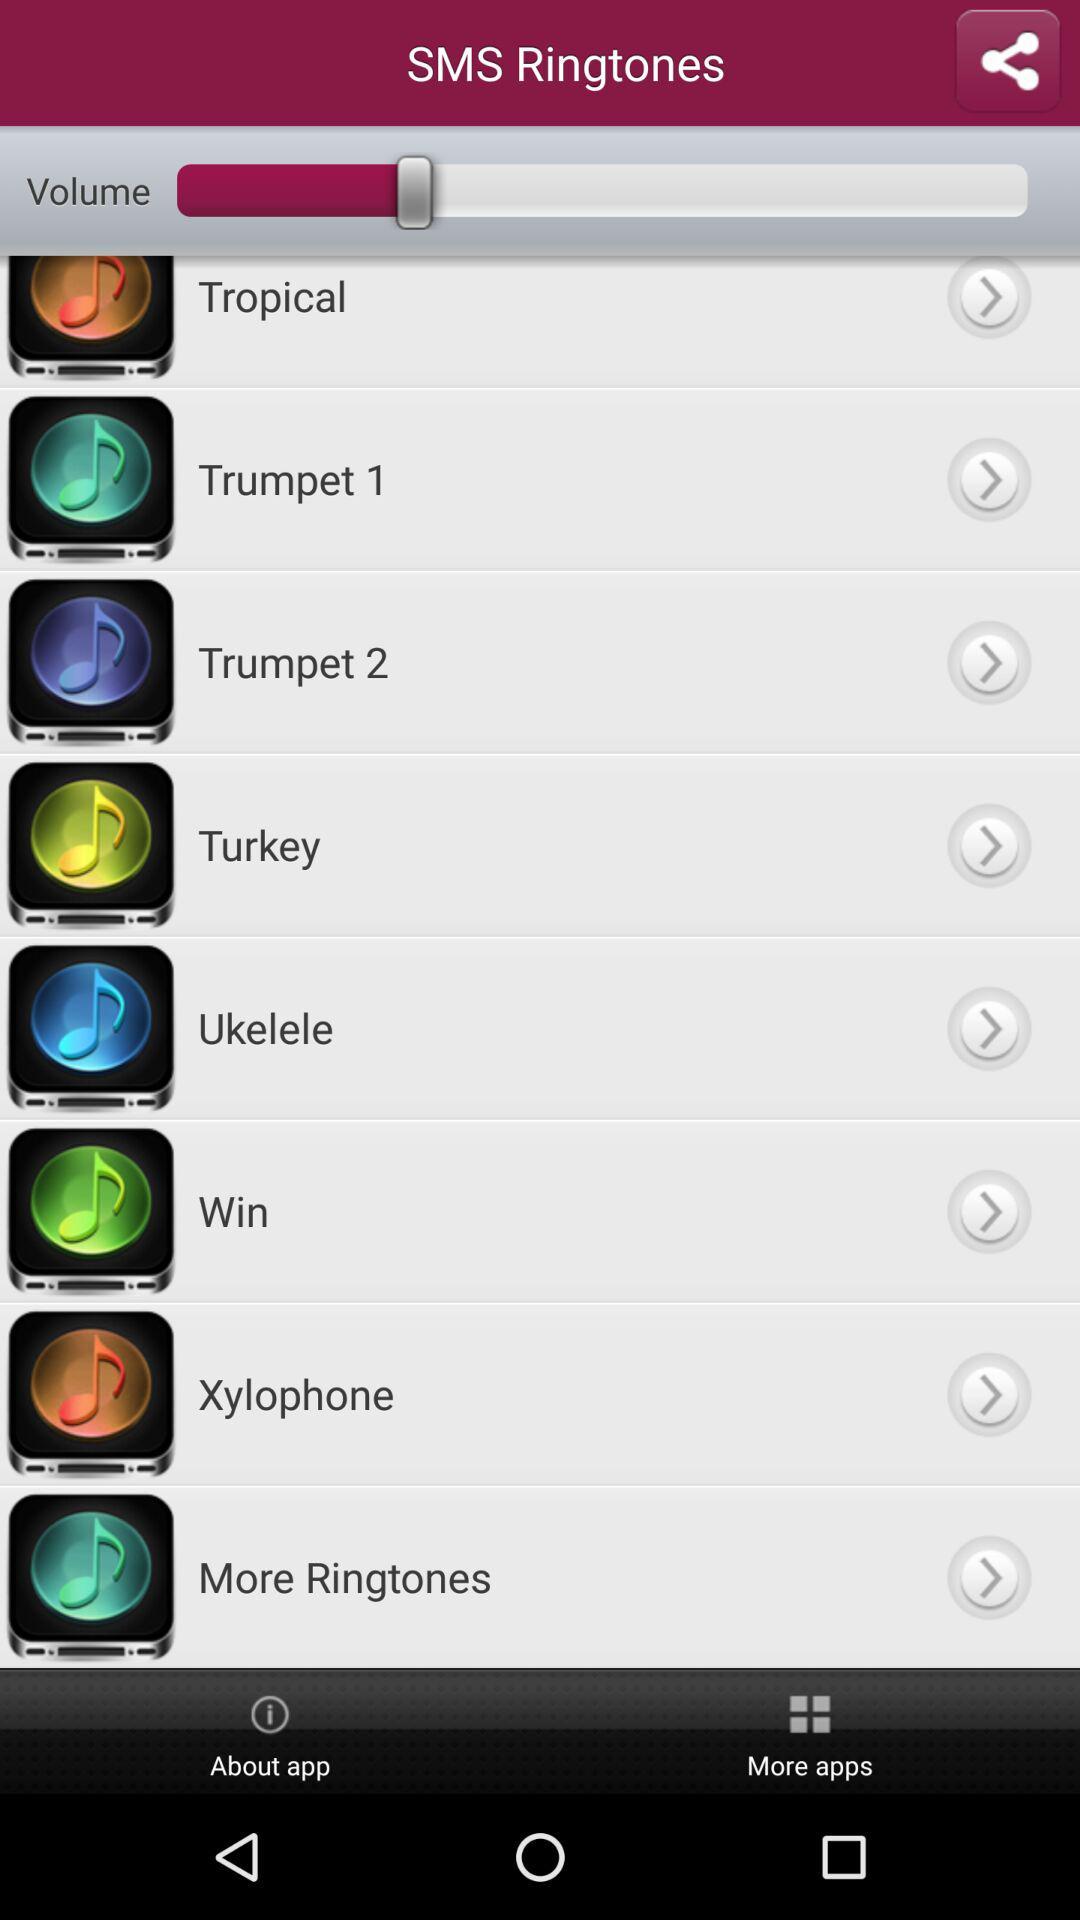 The height and width of the screenshot is (1920, 1080). I want to click on open ukelele, so click(987, 1027).